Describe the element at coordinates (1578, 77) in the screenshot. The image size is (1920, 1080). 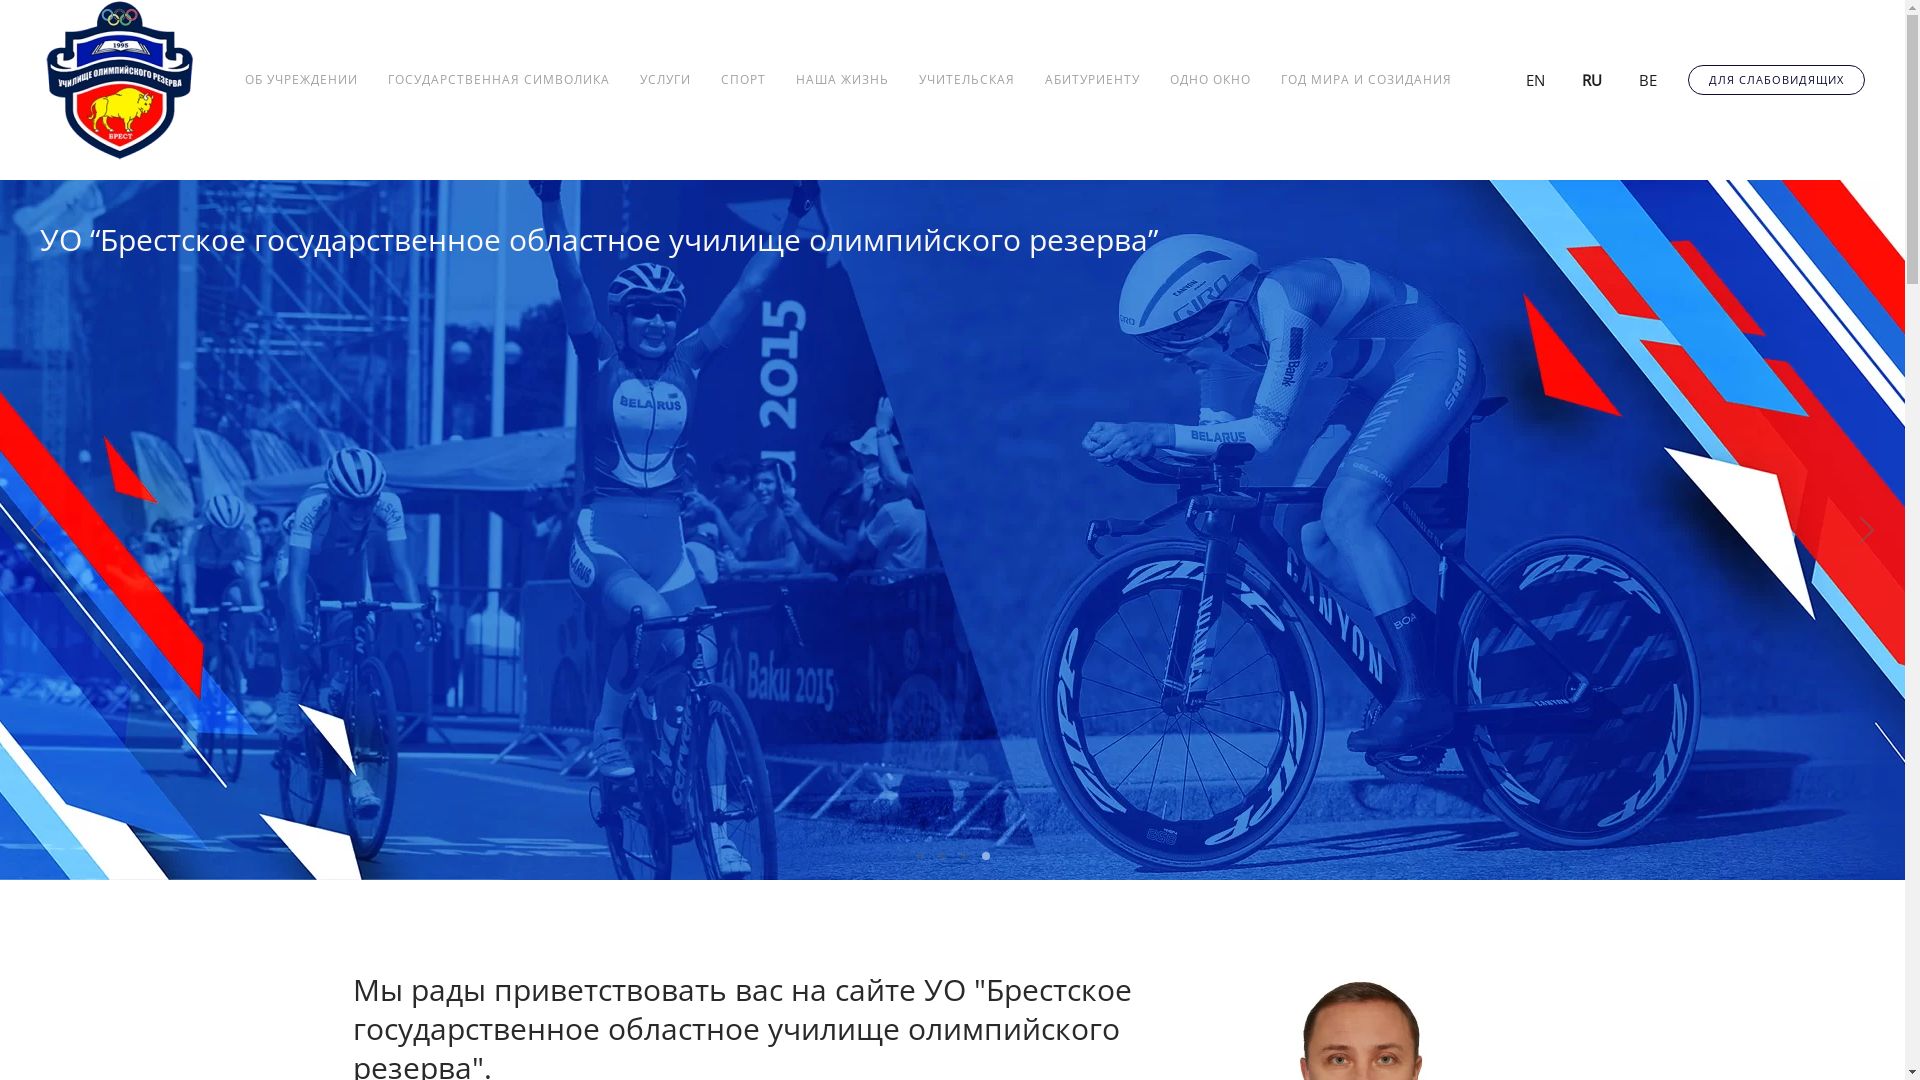
I see `'RU'` at that location.